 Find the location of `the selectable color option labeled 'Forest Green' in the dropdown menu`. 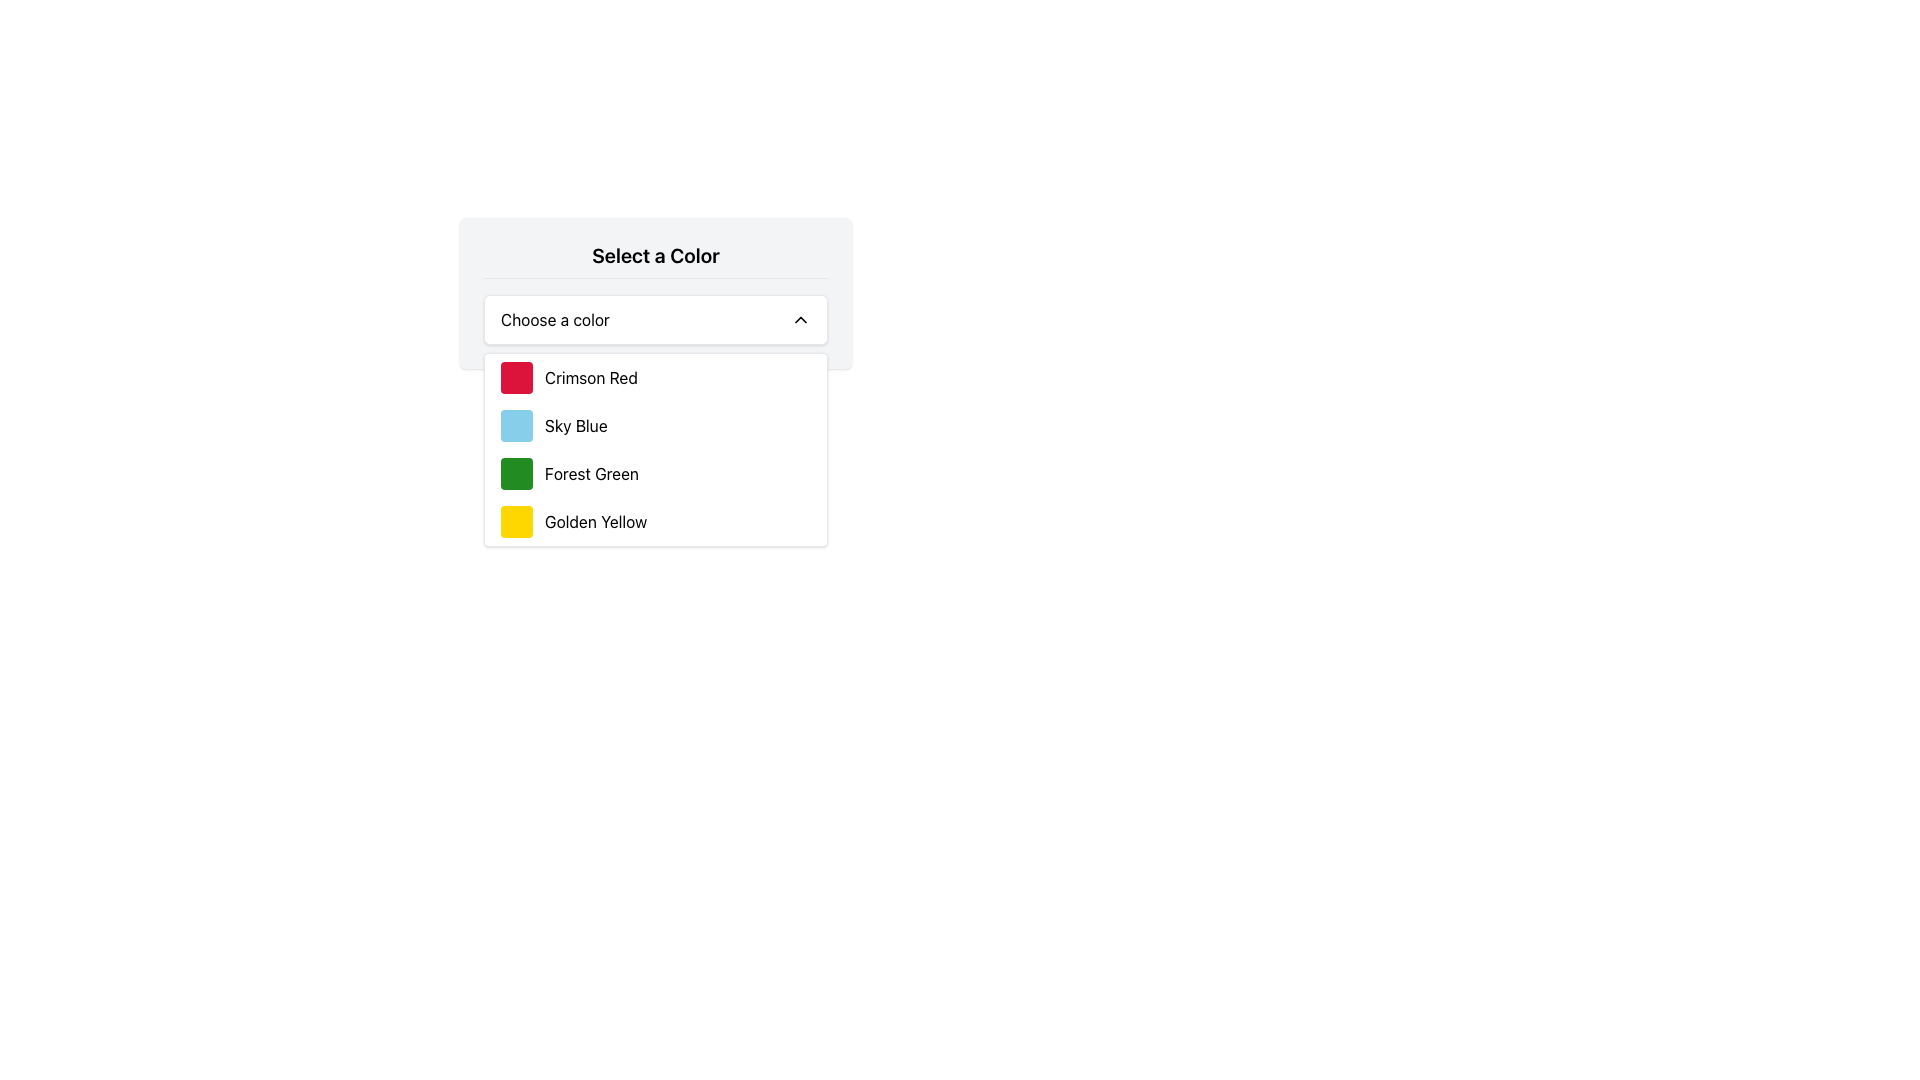

the selectable color option labeled 'Forest Green' in the dropdown menu is located at coordinates (590, 474).